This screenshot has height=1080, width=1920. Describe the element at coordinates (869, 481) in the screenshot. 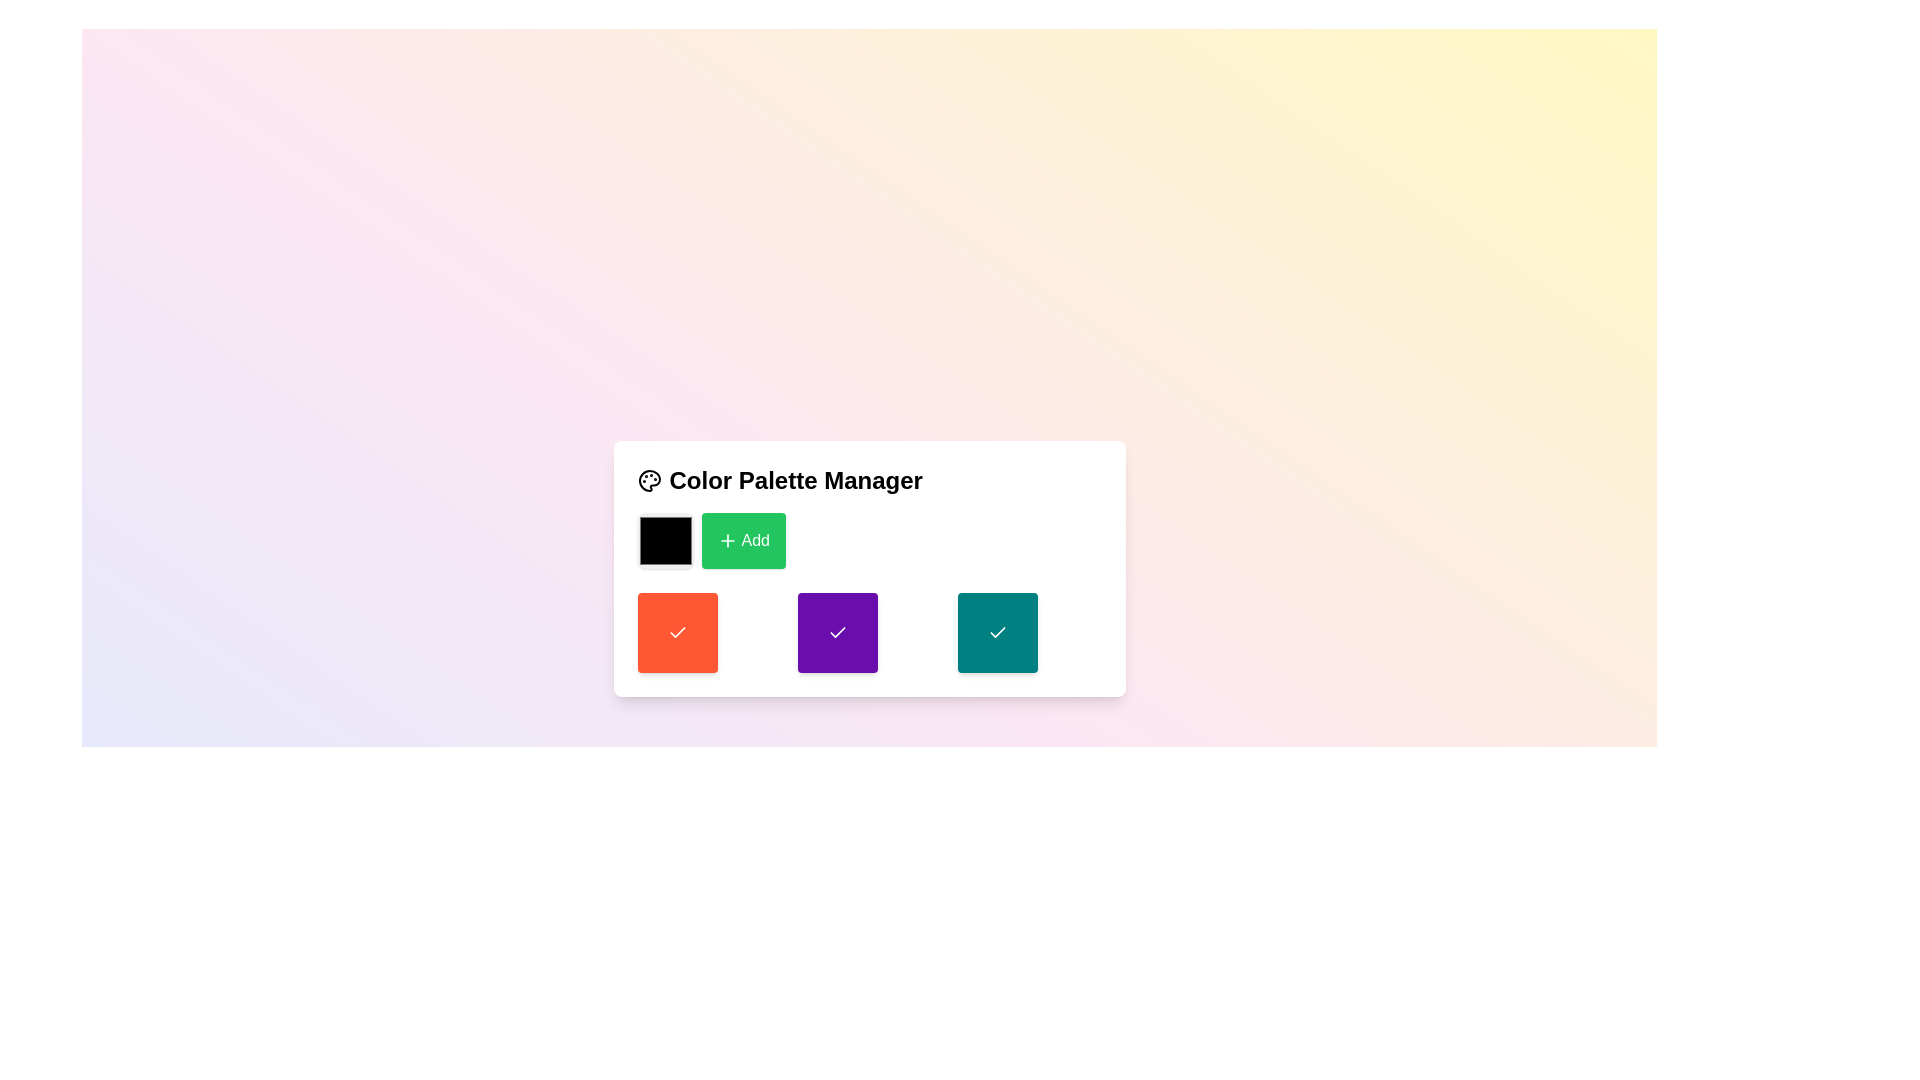

I see `the Header Text which indicates the title of the color palette management tool, located at the top of the card-like structure` at that location.